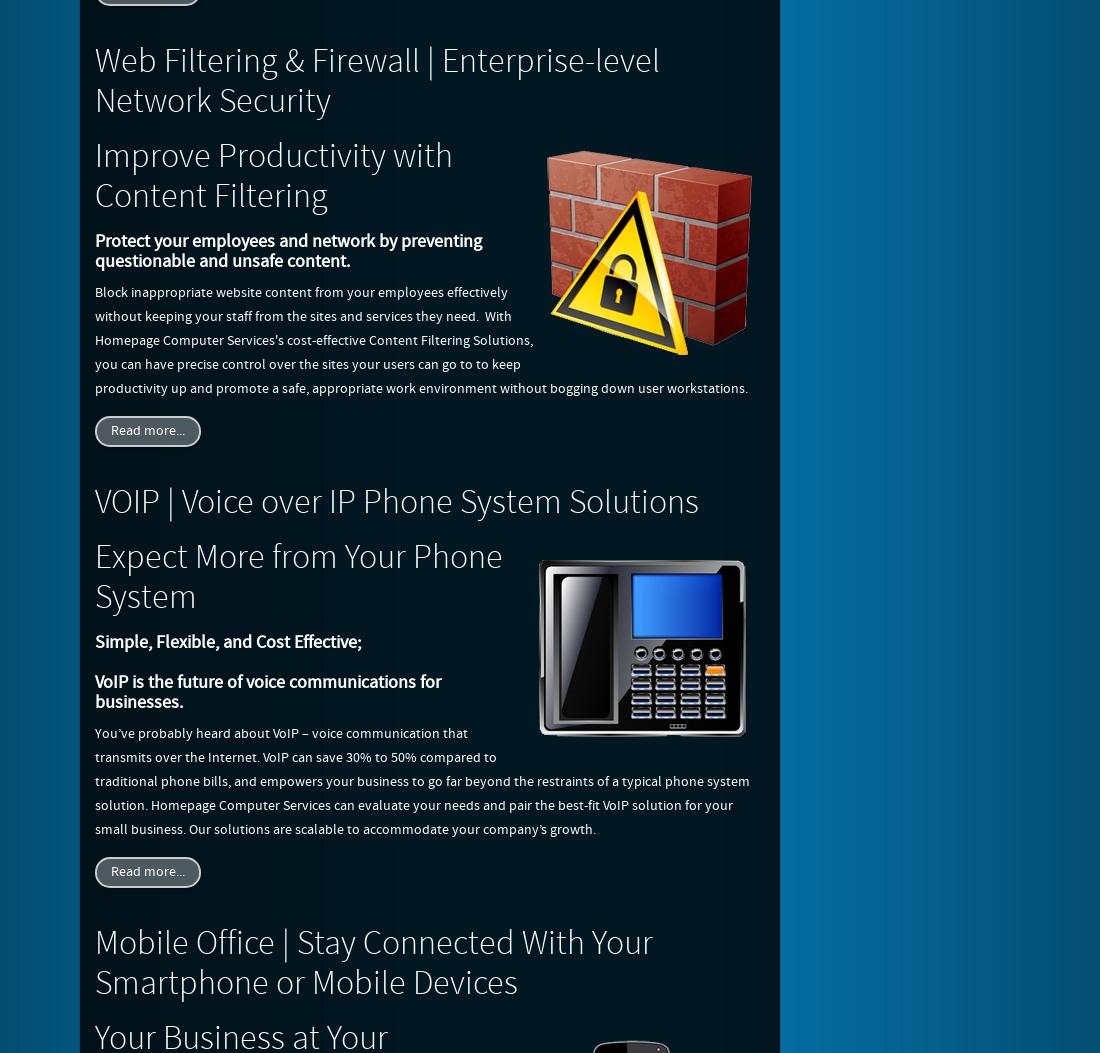 The image size is (1100, 1053). Describe the element at coordinates (421, 781) in the screenshot. I see `'You’ve probably heard about VoIP – voice communication that transmits over the Internet. VoIP can save 30% to 50% compared to traditional phone bills, and empowers your business to go far beyond the restraints of a typical phone system solution. Homepage Computer Services can evaluate your needs and pair the best-fit VoIP solution for your small business. Our solutions are scalable to accommodate your company’s growth.'` at that location.